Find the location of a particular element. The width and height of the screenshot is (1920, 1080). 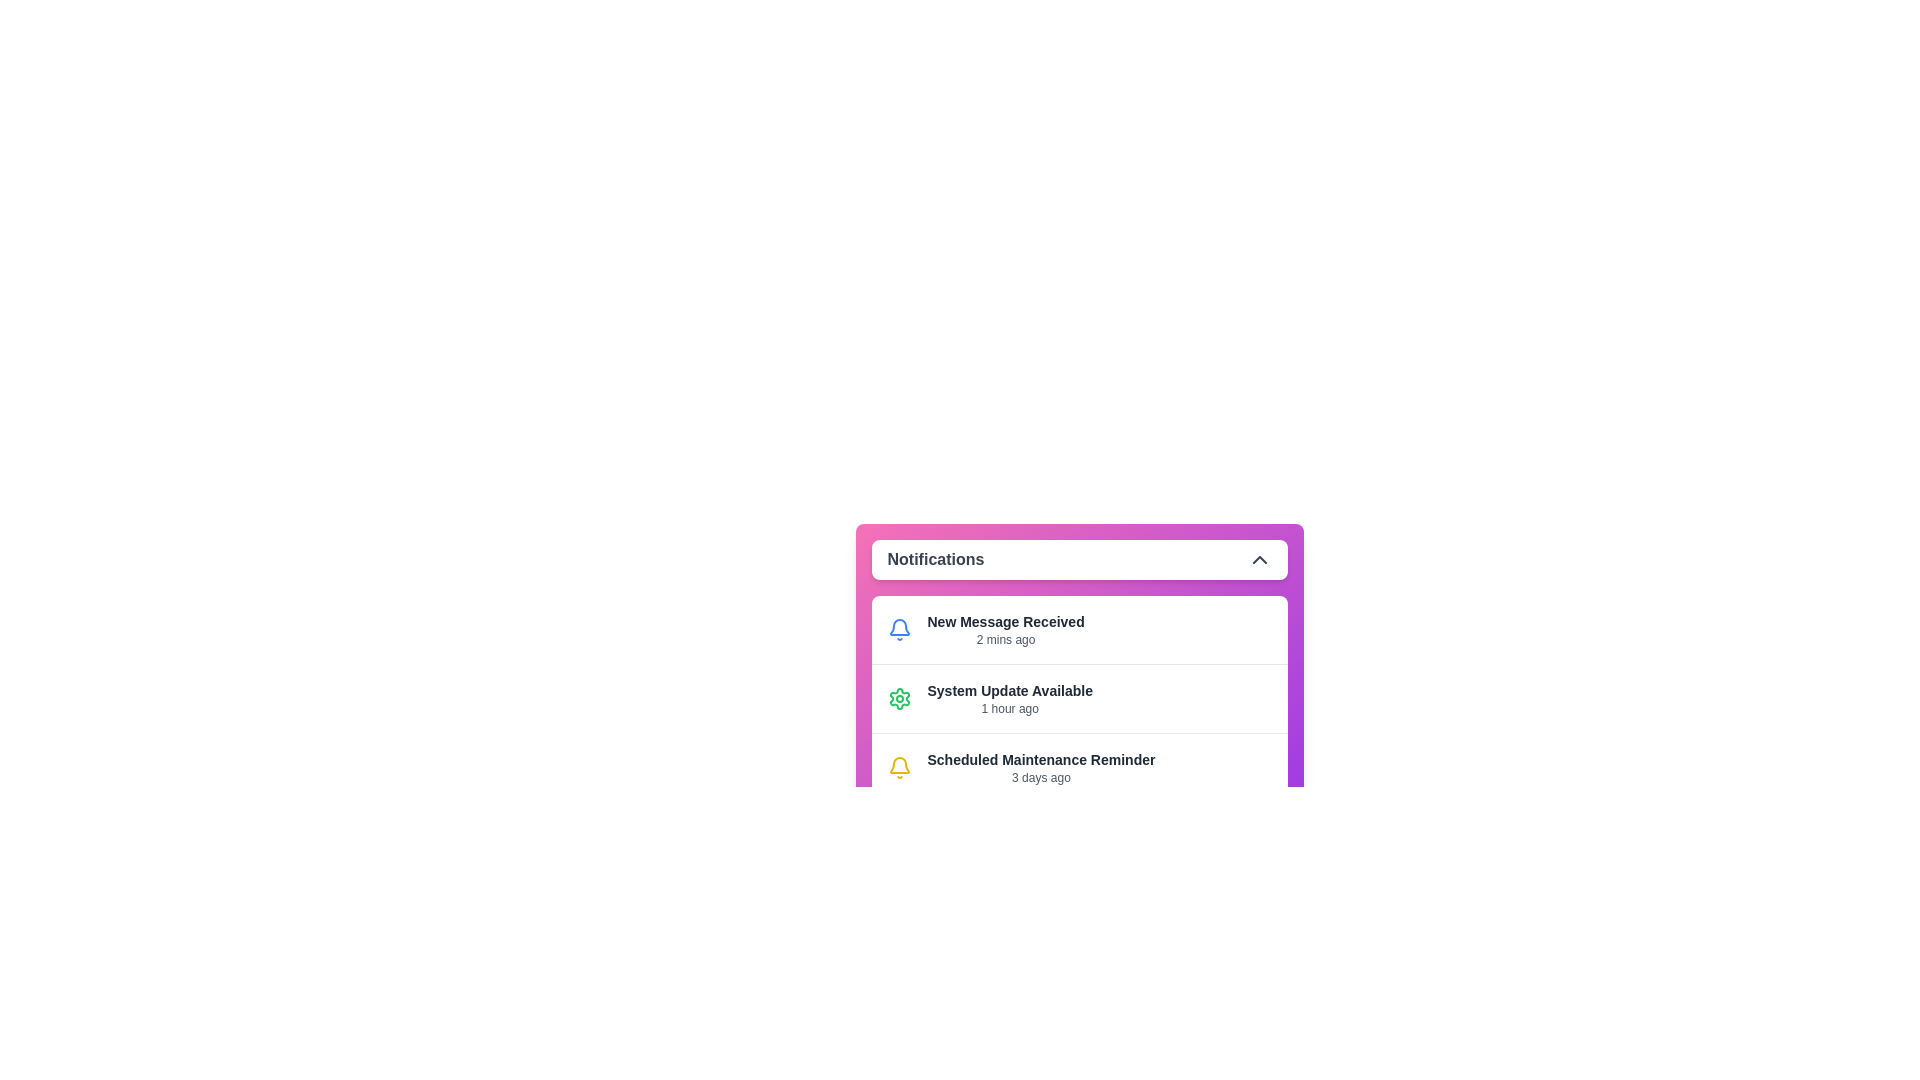

text displayed in the notification message component located in the upper region of the notification list widget, which is the primary message of the first notification card next to the blue notification bell icon is located at coordinates (1006, 628).